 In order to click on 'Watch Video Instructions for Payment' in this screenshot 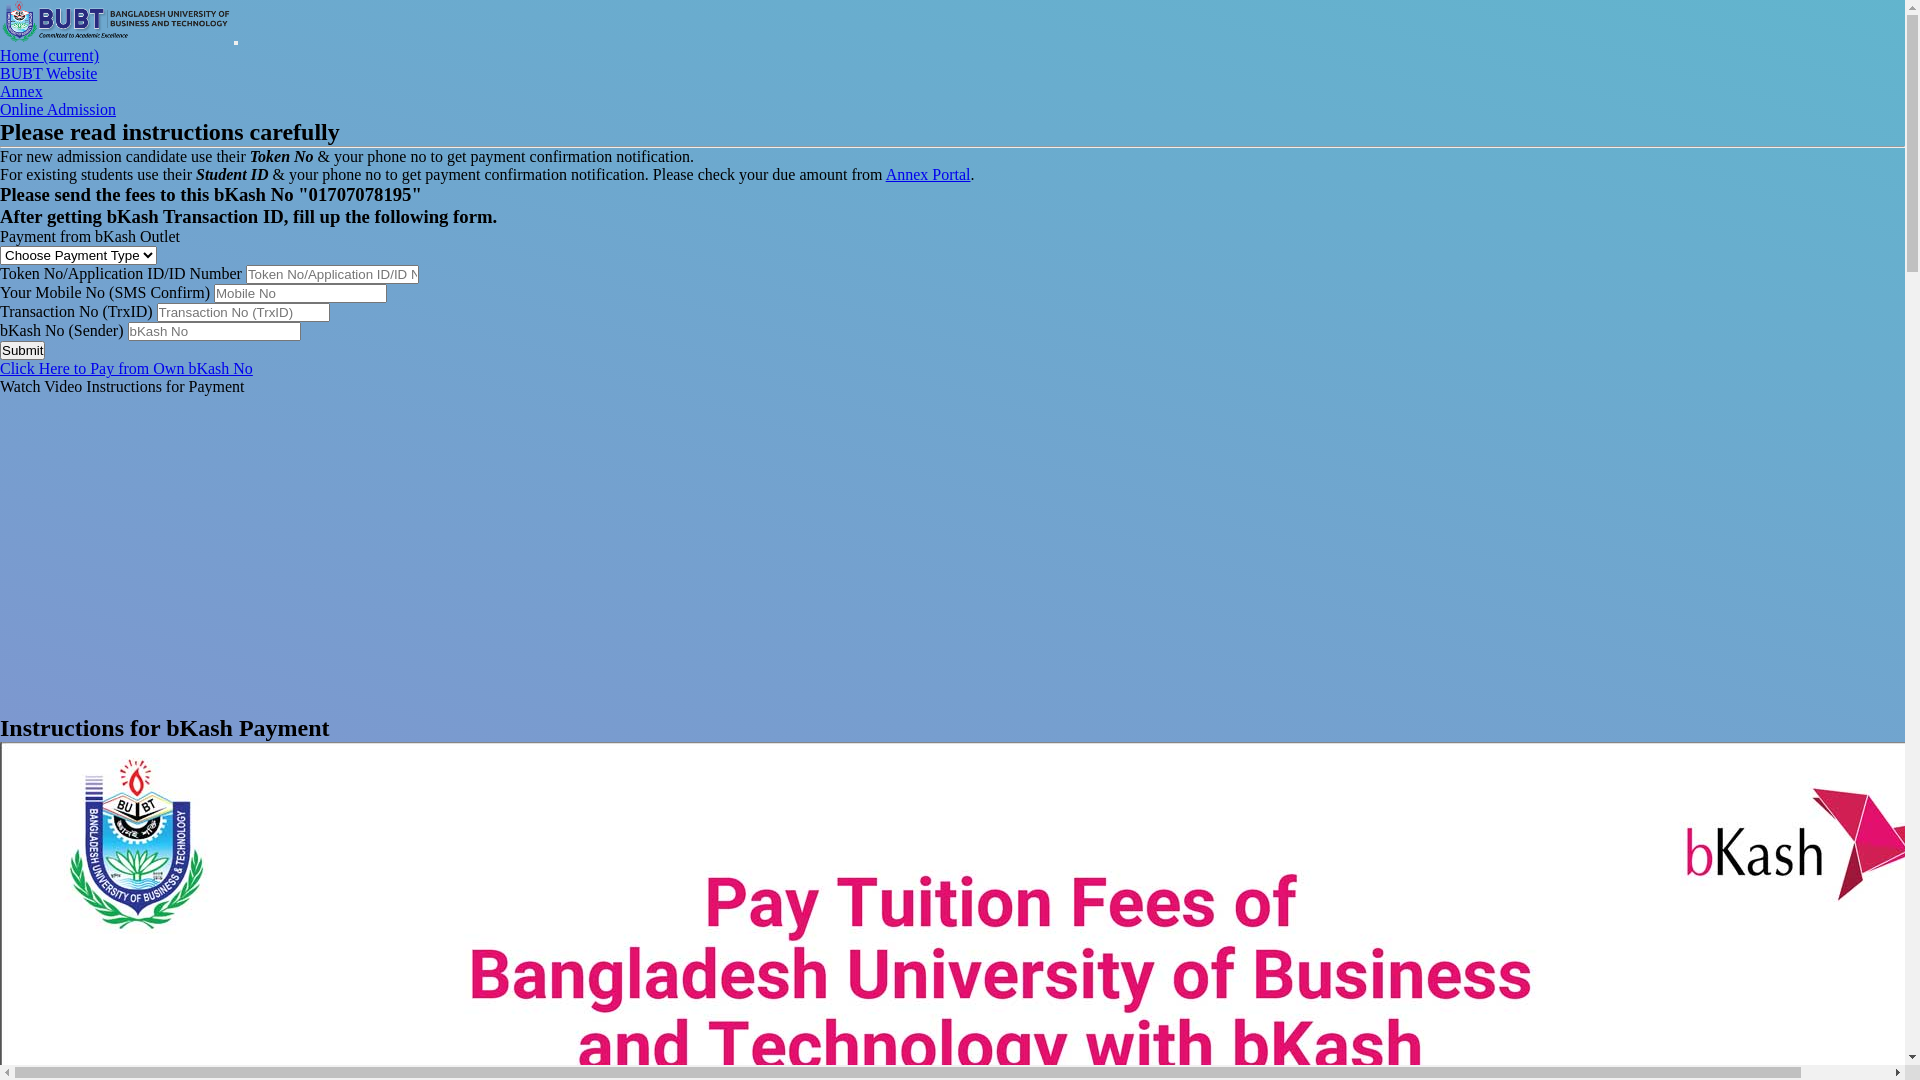, I will do `click(0, 386)`.